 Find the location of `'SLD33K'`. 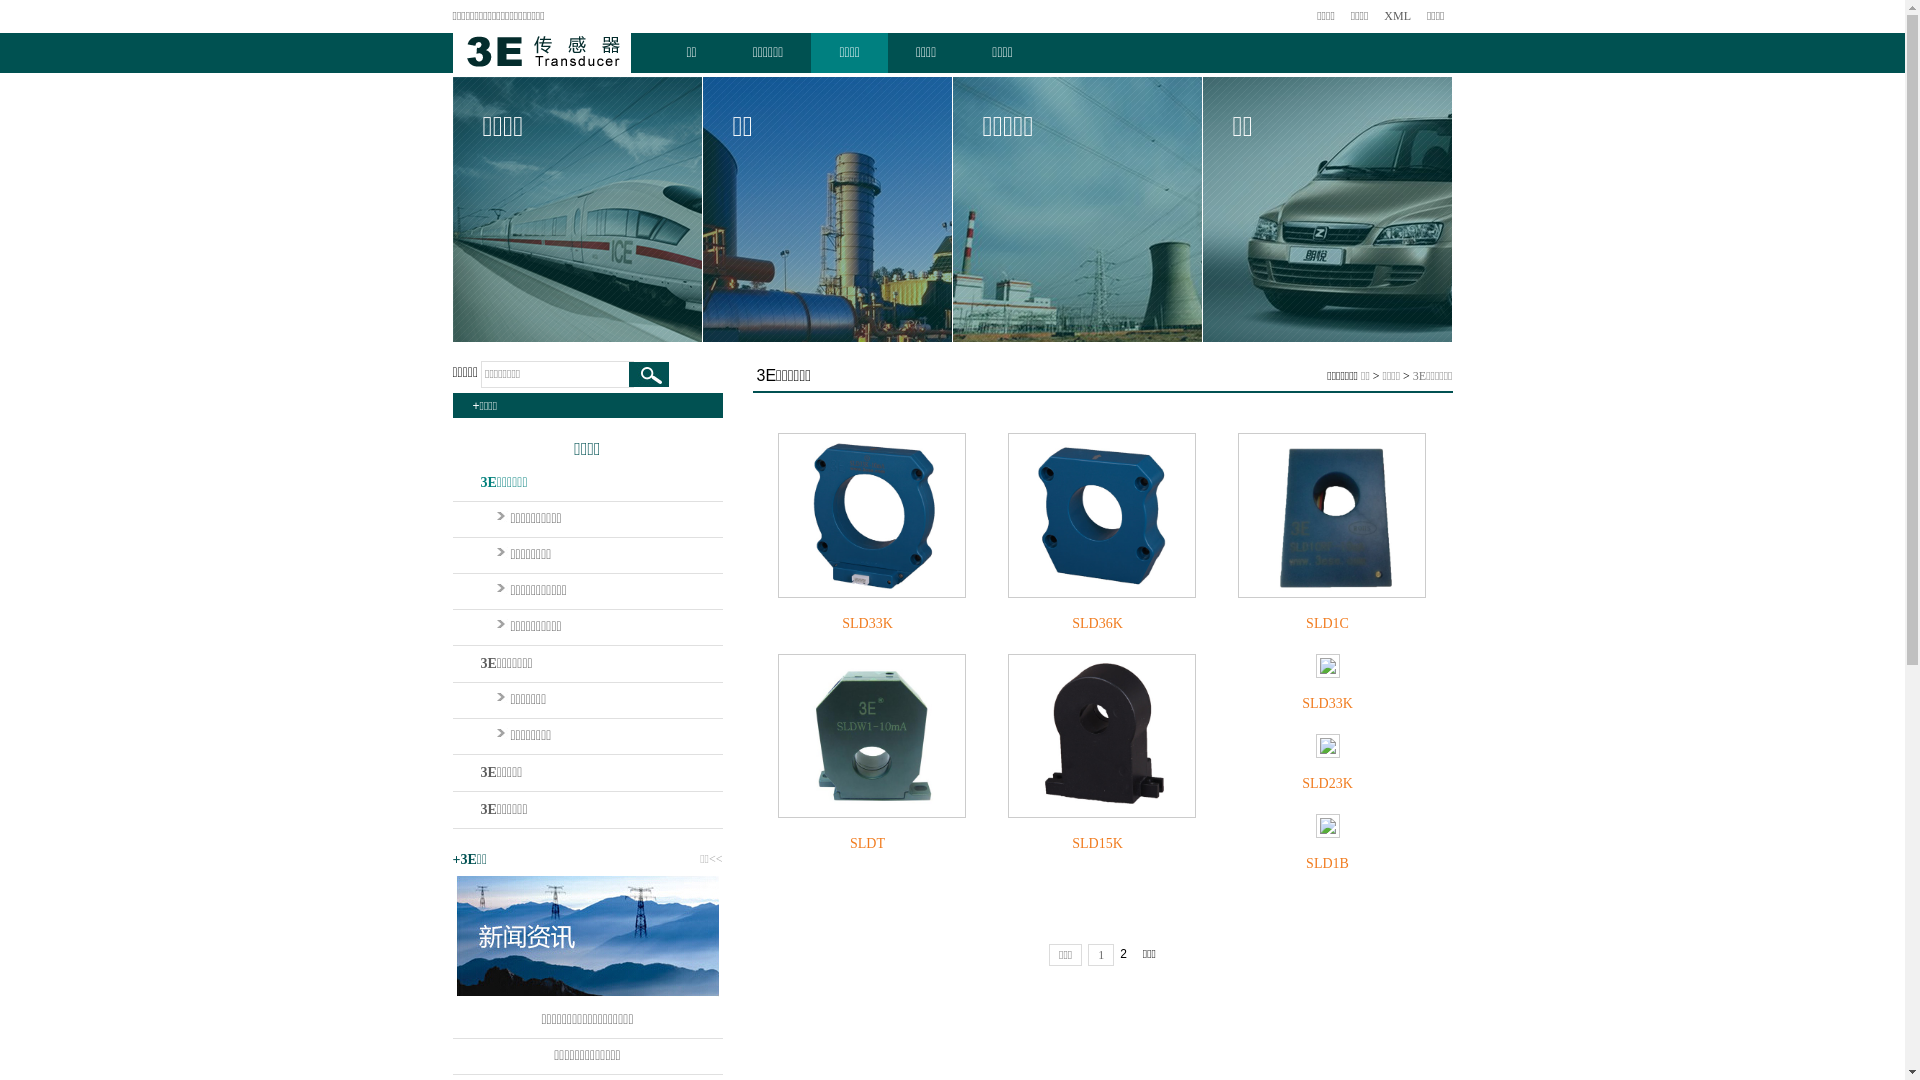

'SLD33K' is located at coordinates (1328, 668).